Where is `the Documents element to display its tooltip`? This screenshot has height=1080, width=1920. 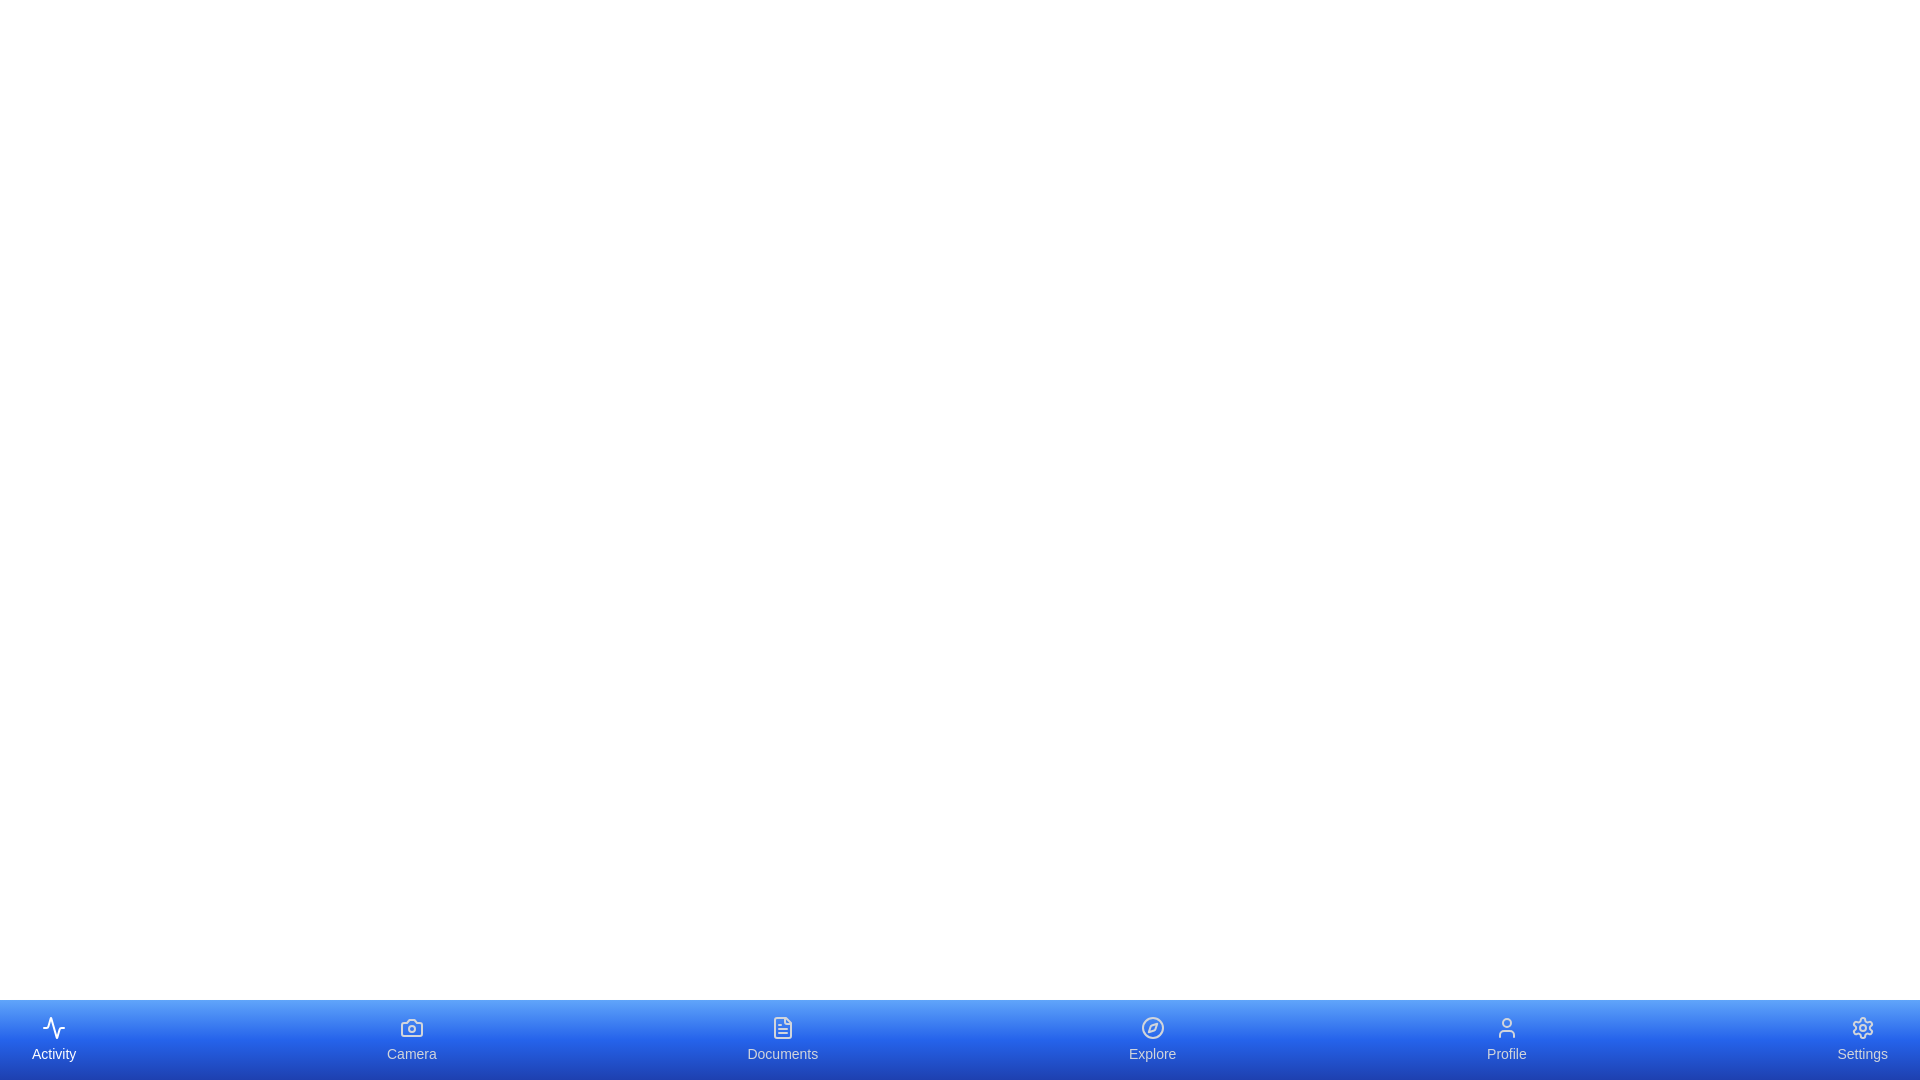
the Documents element to display its tooltip is located at coordinates (781, 1039).